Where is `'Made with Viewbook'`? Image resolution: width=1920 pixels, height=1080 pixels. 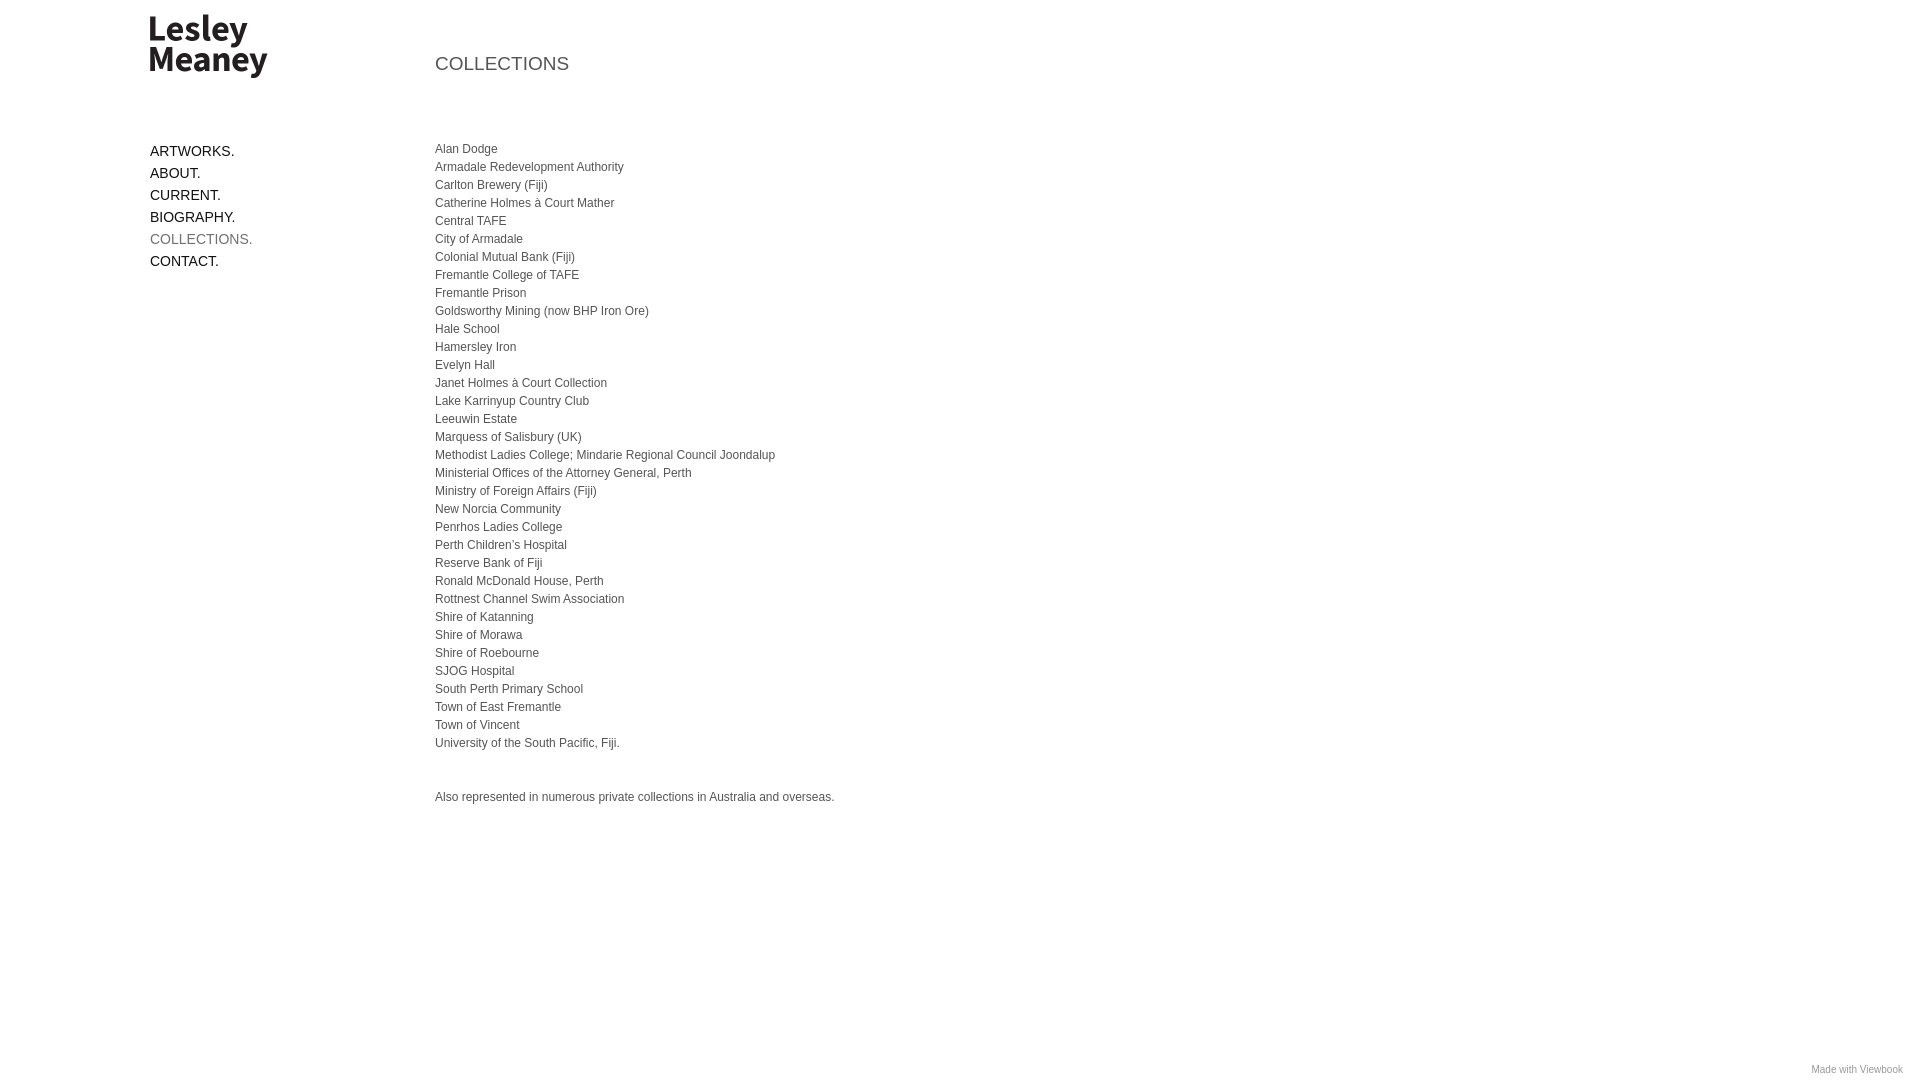
'Made with Viewbook' is located at coordinates (1856, 1068).